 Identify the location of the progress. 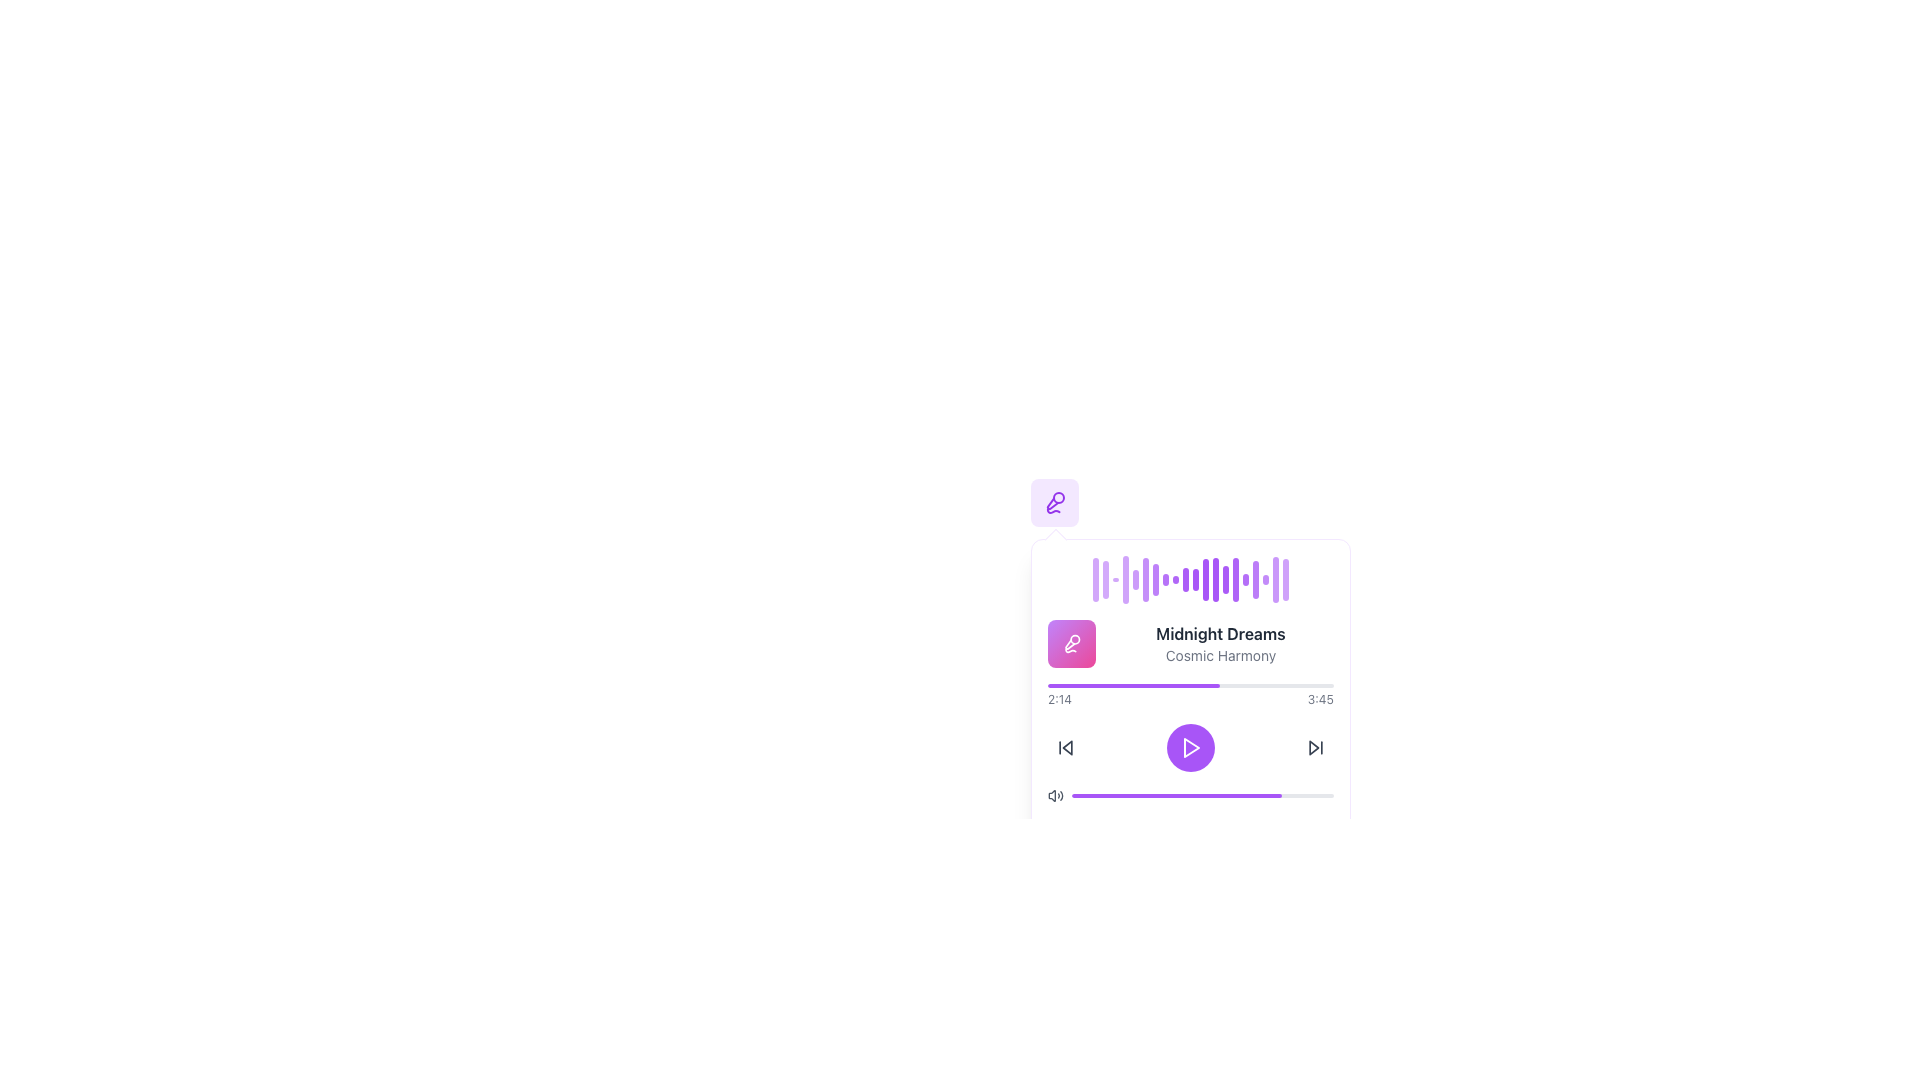
(1320, 794).